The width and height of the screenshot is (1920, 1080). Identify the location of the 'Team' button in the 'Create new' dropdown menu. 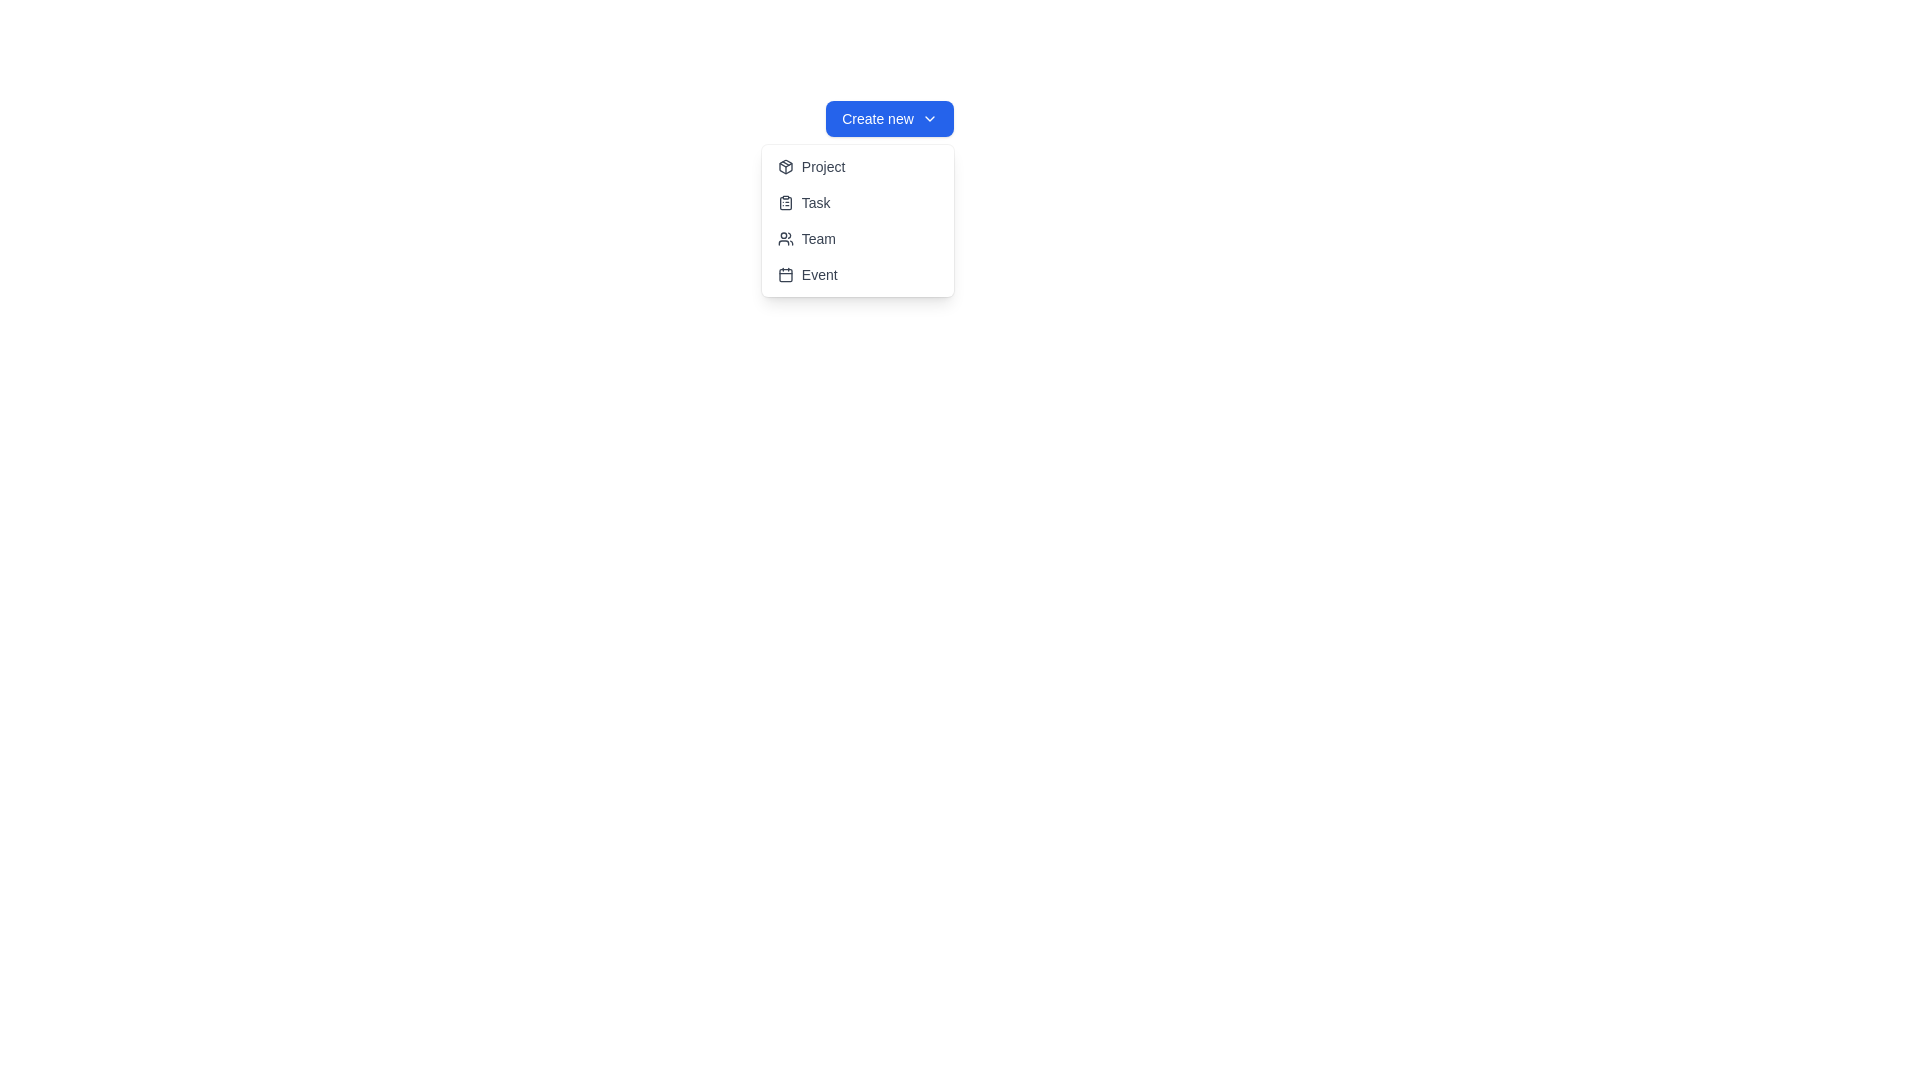
(857, 238).